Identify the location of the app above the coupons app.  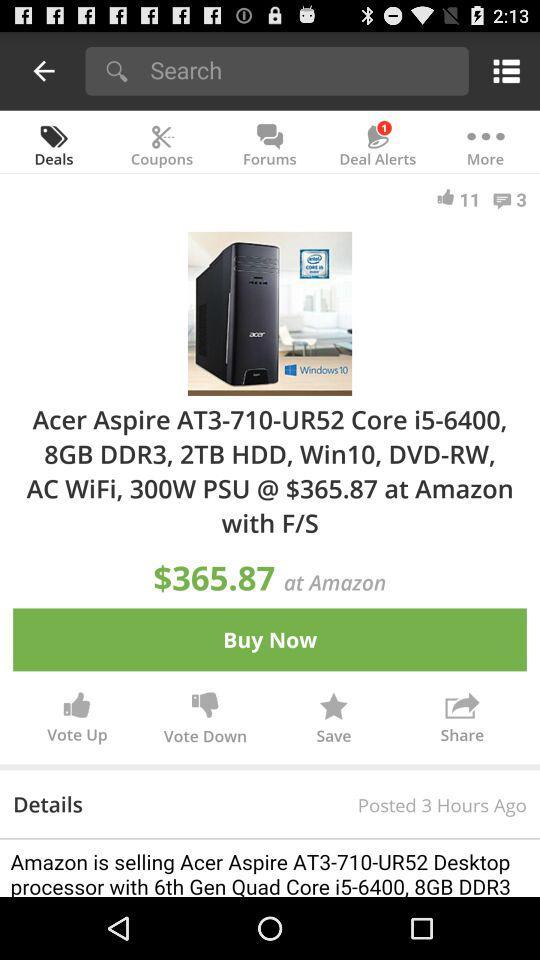
(302, 69).